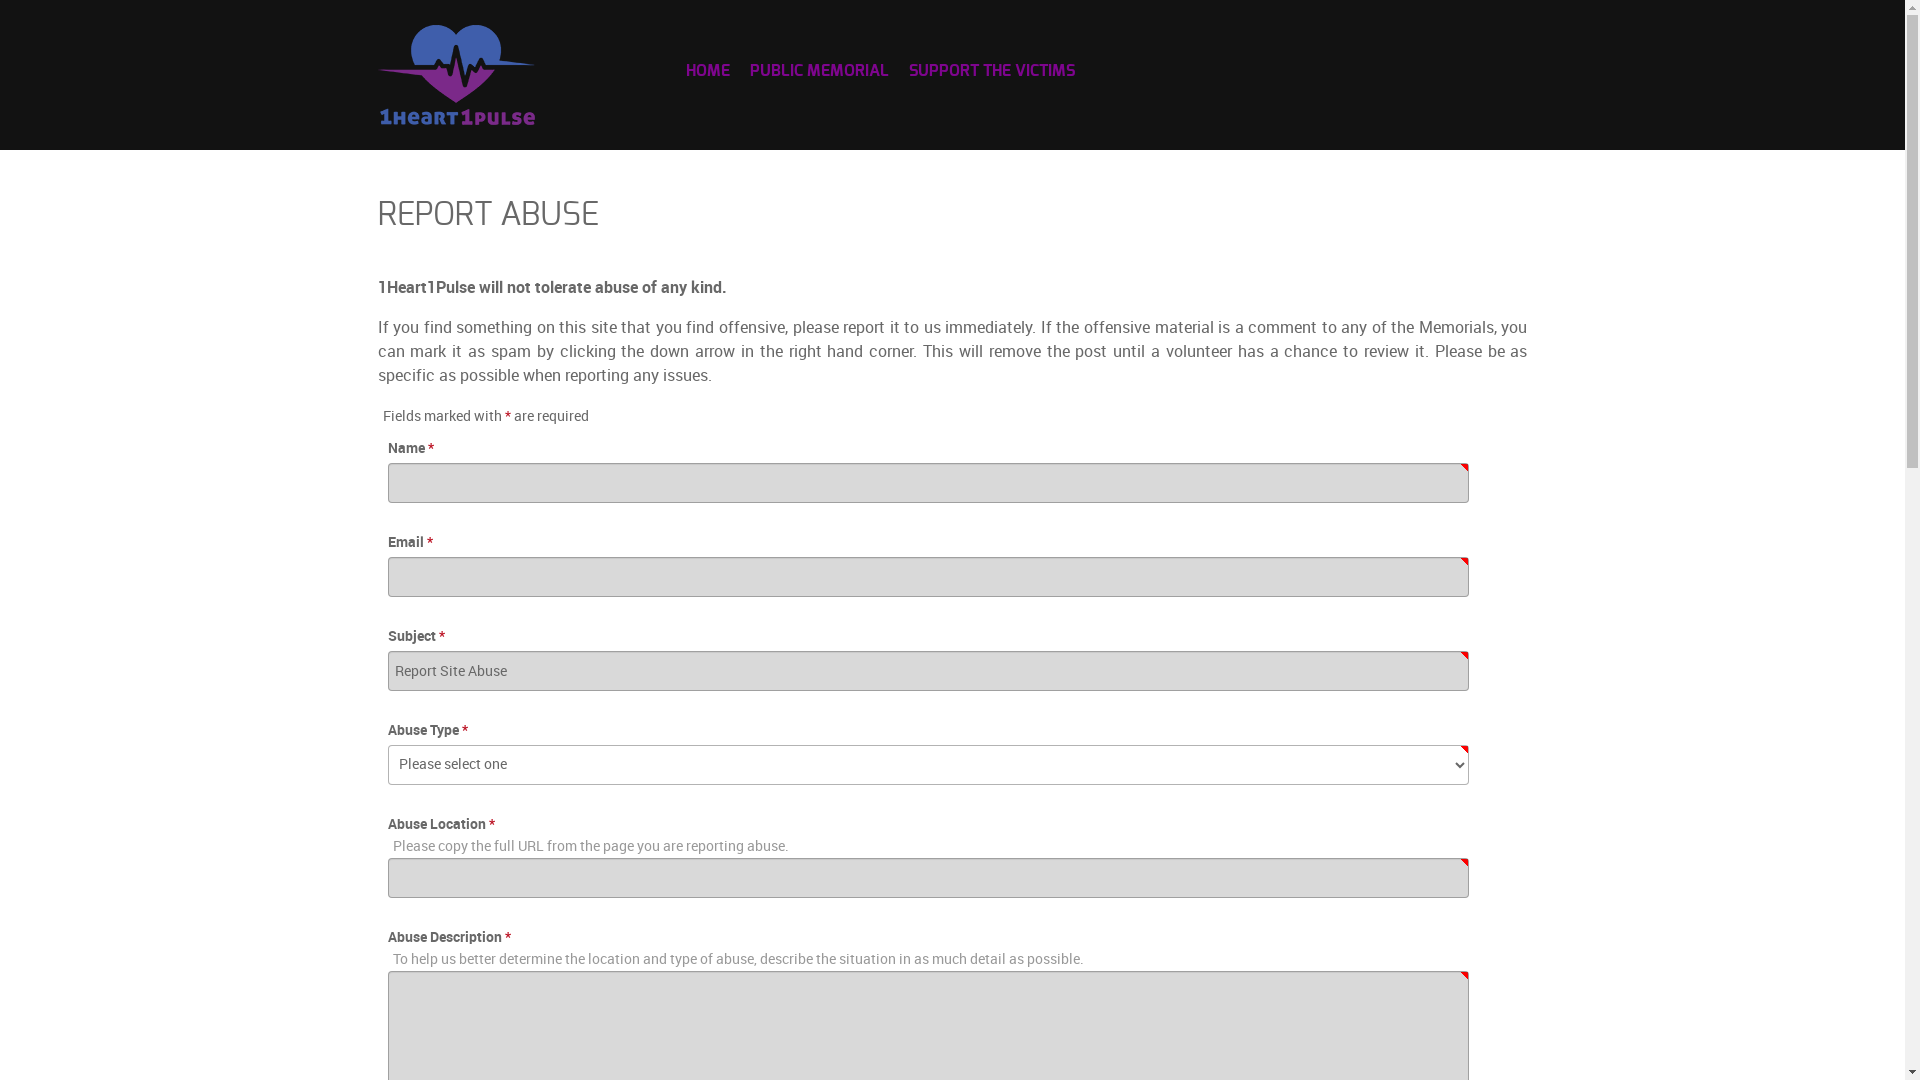  Describe the element at coordinates (708, 68) in the screenshot. I see `'HOME'` at that location.